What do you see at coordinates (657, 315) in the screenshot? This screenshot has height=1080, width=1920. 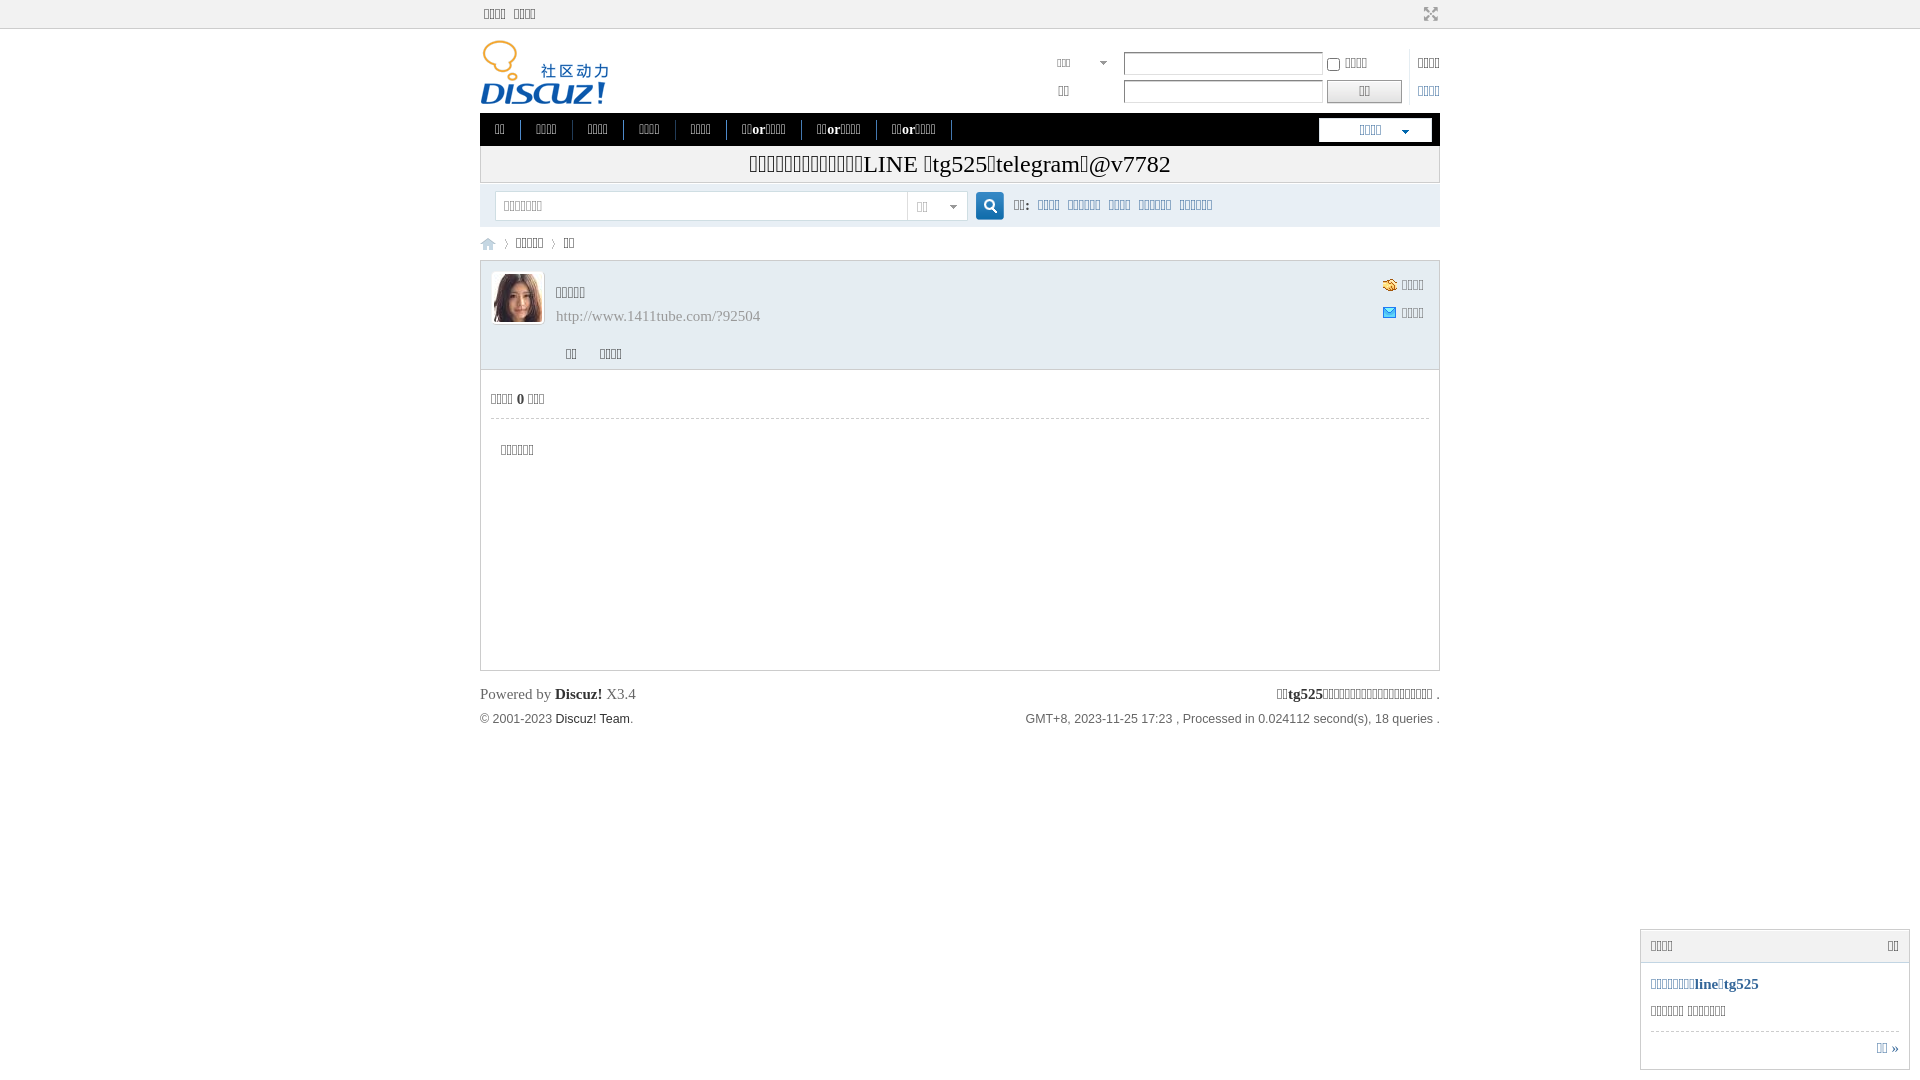 I see `'http://www.1411tube.com/?92504'` at bounding box center [657, 315].